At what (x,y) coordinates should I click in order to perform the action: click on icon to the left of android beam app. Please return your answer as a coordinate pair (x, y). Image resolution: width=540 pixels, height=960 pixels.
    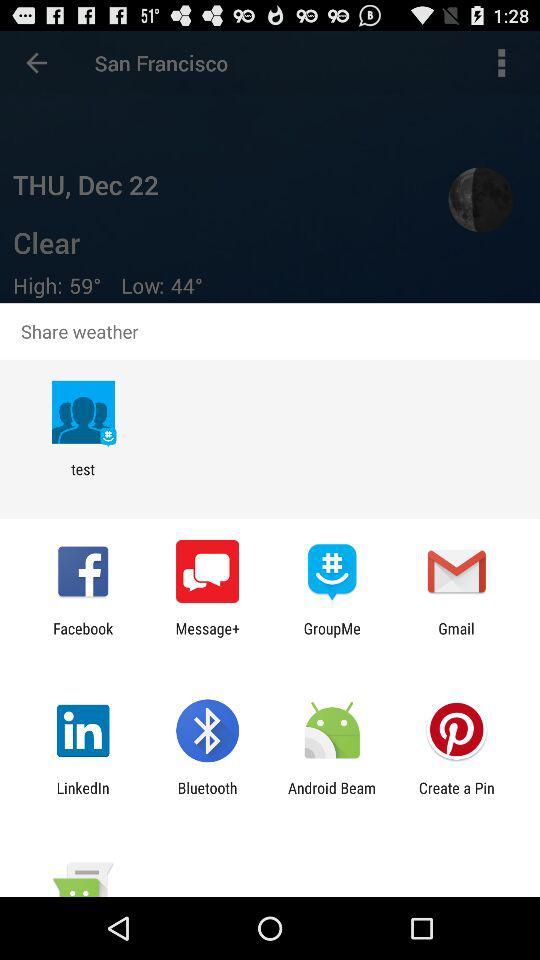
    Looking at the image, I should click on (206, 796).